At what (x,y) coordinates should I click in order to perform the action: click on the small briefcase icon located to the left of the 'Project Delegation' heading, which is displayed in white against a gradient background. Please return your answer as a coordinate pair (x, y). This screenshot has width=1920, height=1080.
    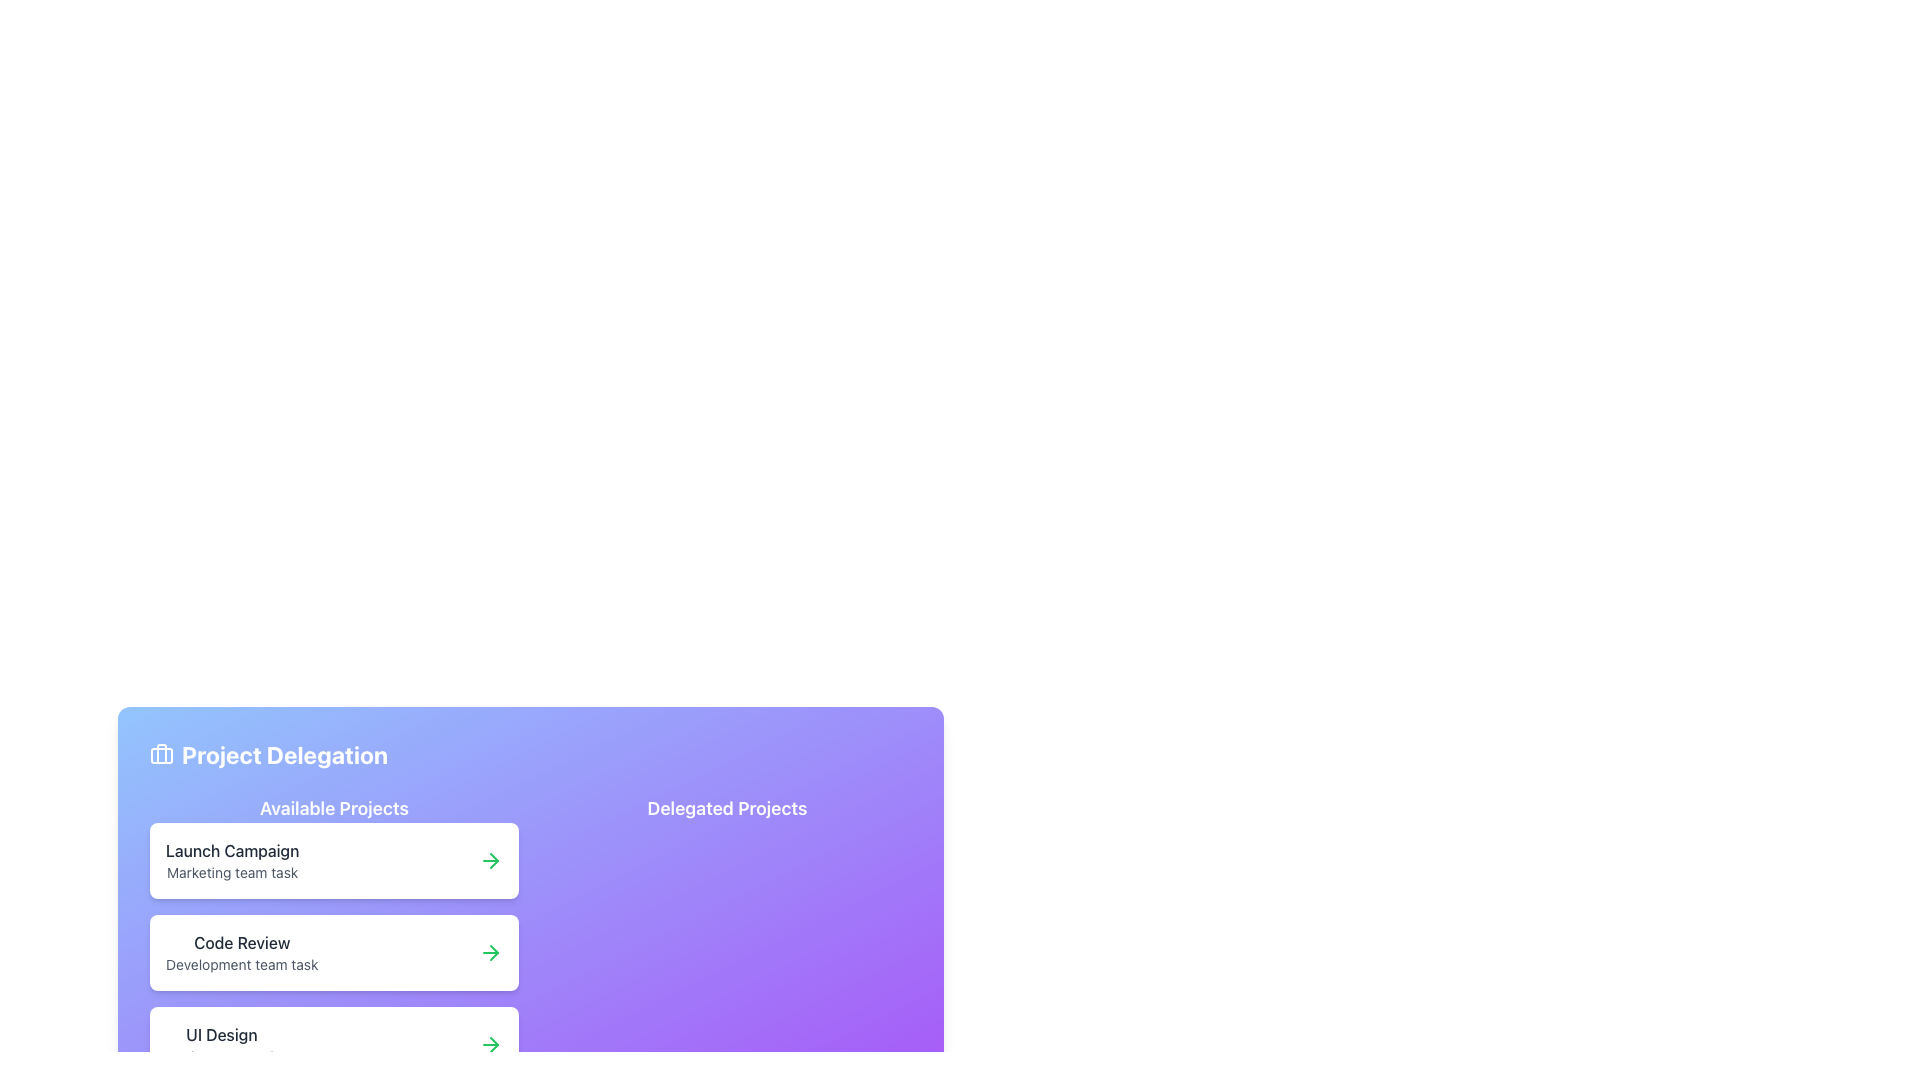
    Looking at the image, I should click on (162, 755).